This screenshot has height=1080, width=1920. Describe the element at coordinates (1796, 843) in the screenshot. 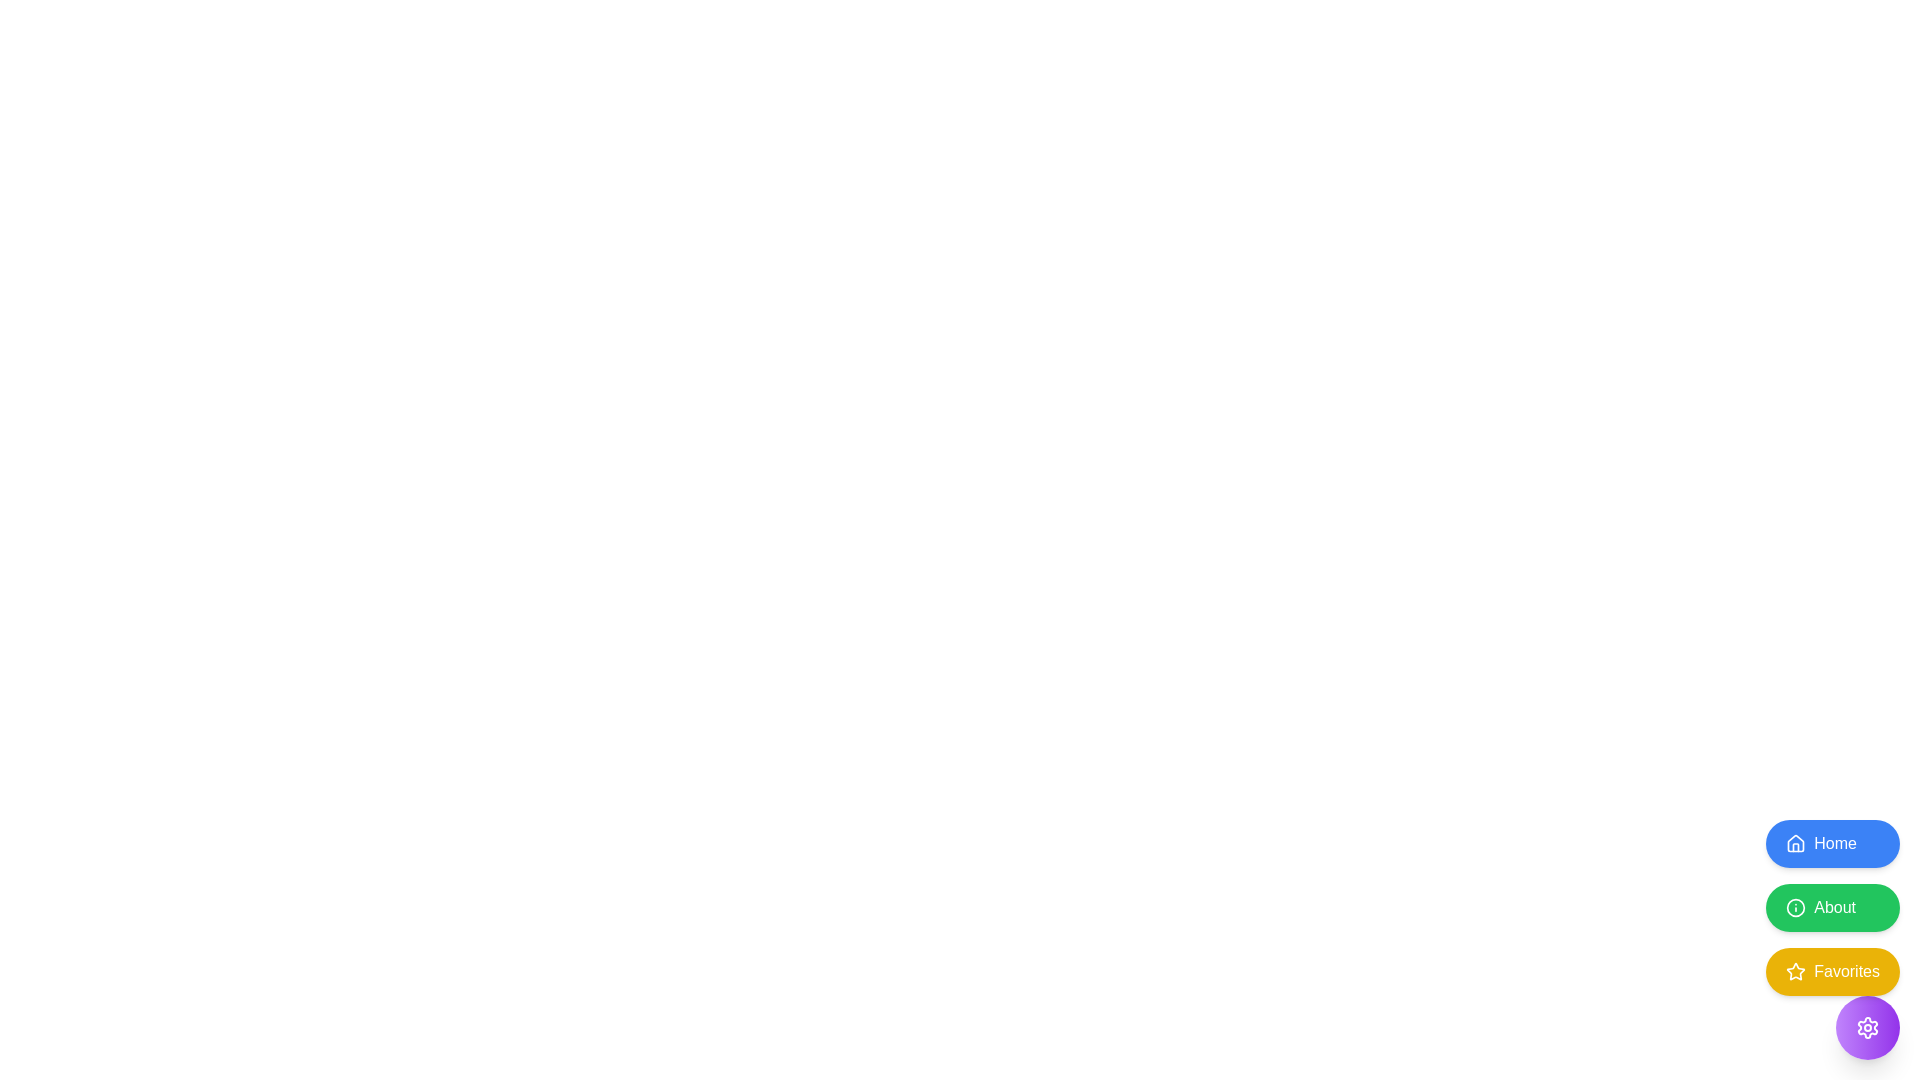

I see `the house-shaped icon located inside the blue 'Home' button at the top of the sidebar` at that location.